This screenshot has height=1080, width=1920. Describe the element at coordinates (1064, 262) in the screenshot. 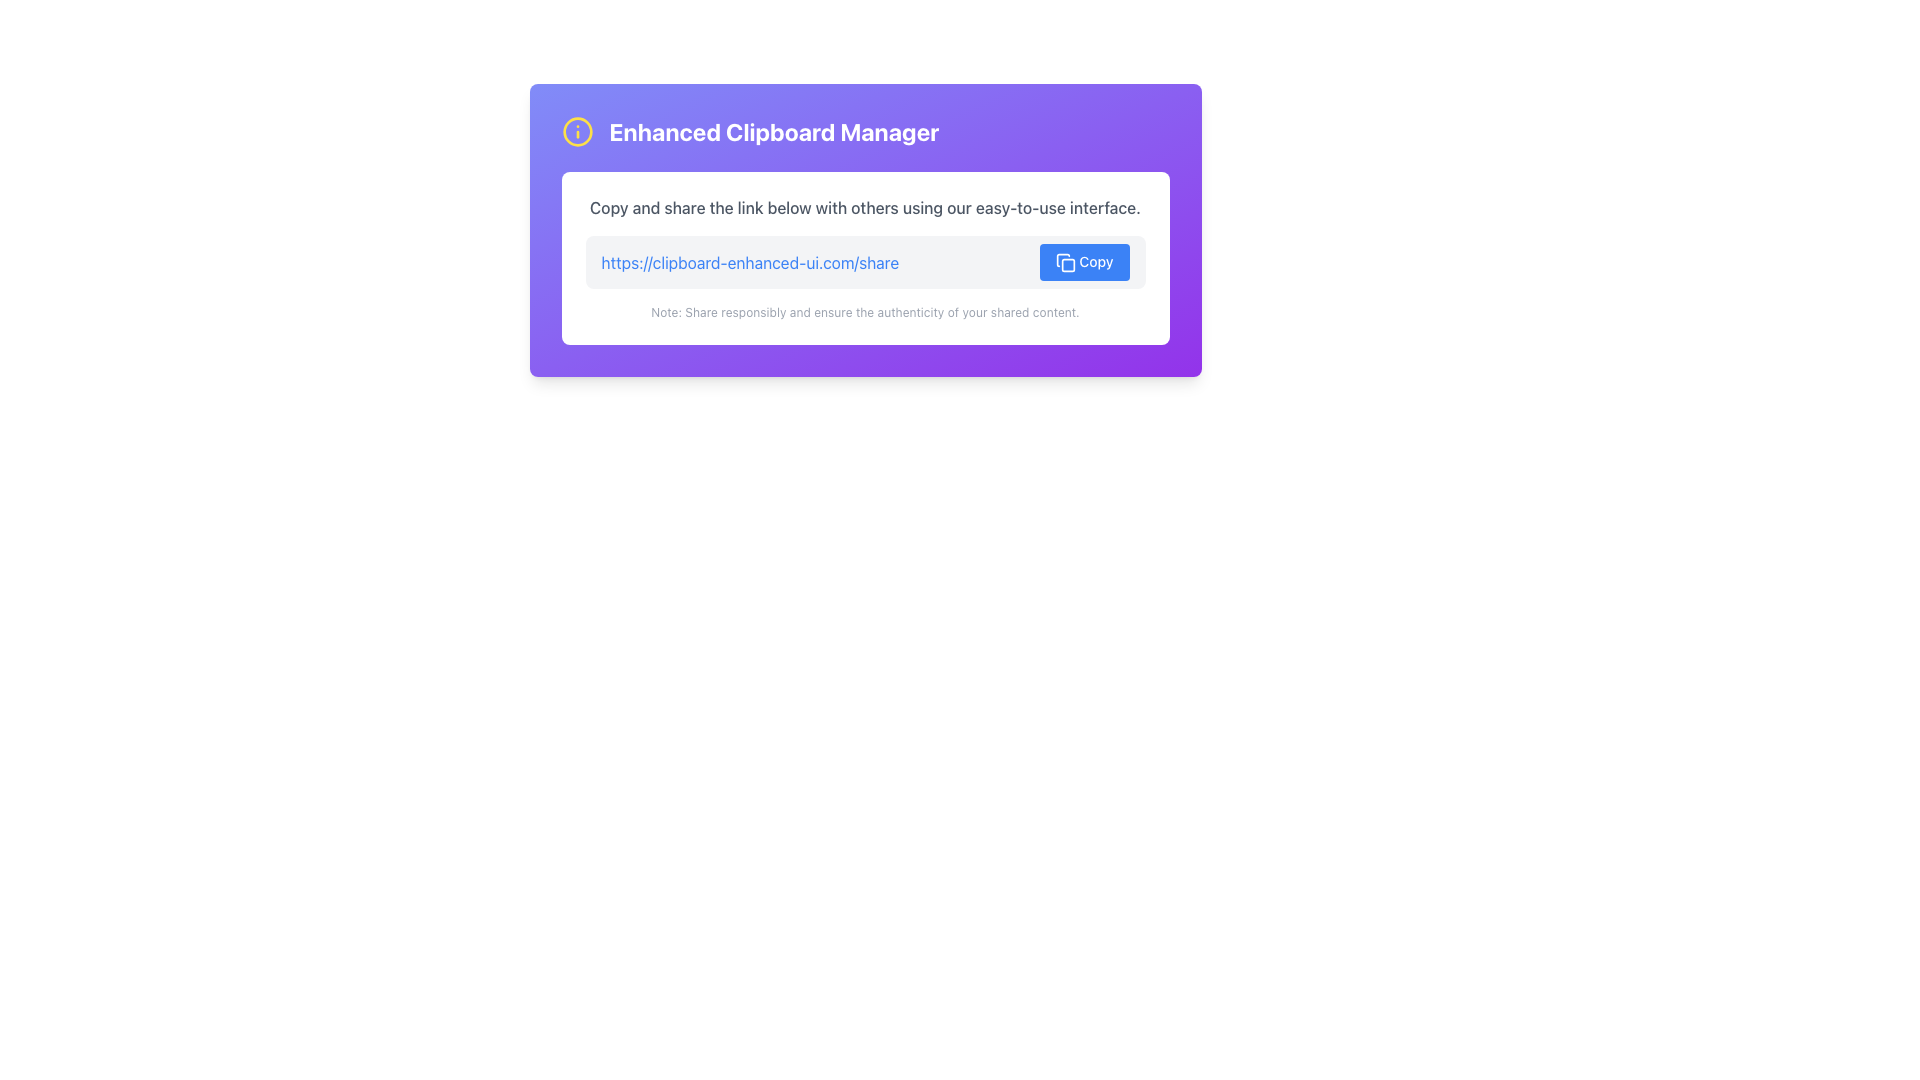

I see `the copy icon located within the blue button labeled 'Copy', which is positioned towards the right side of the button content and centered vertically` at that location.